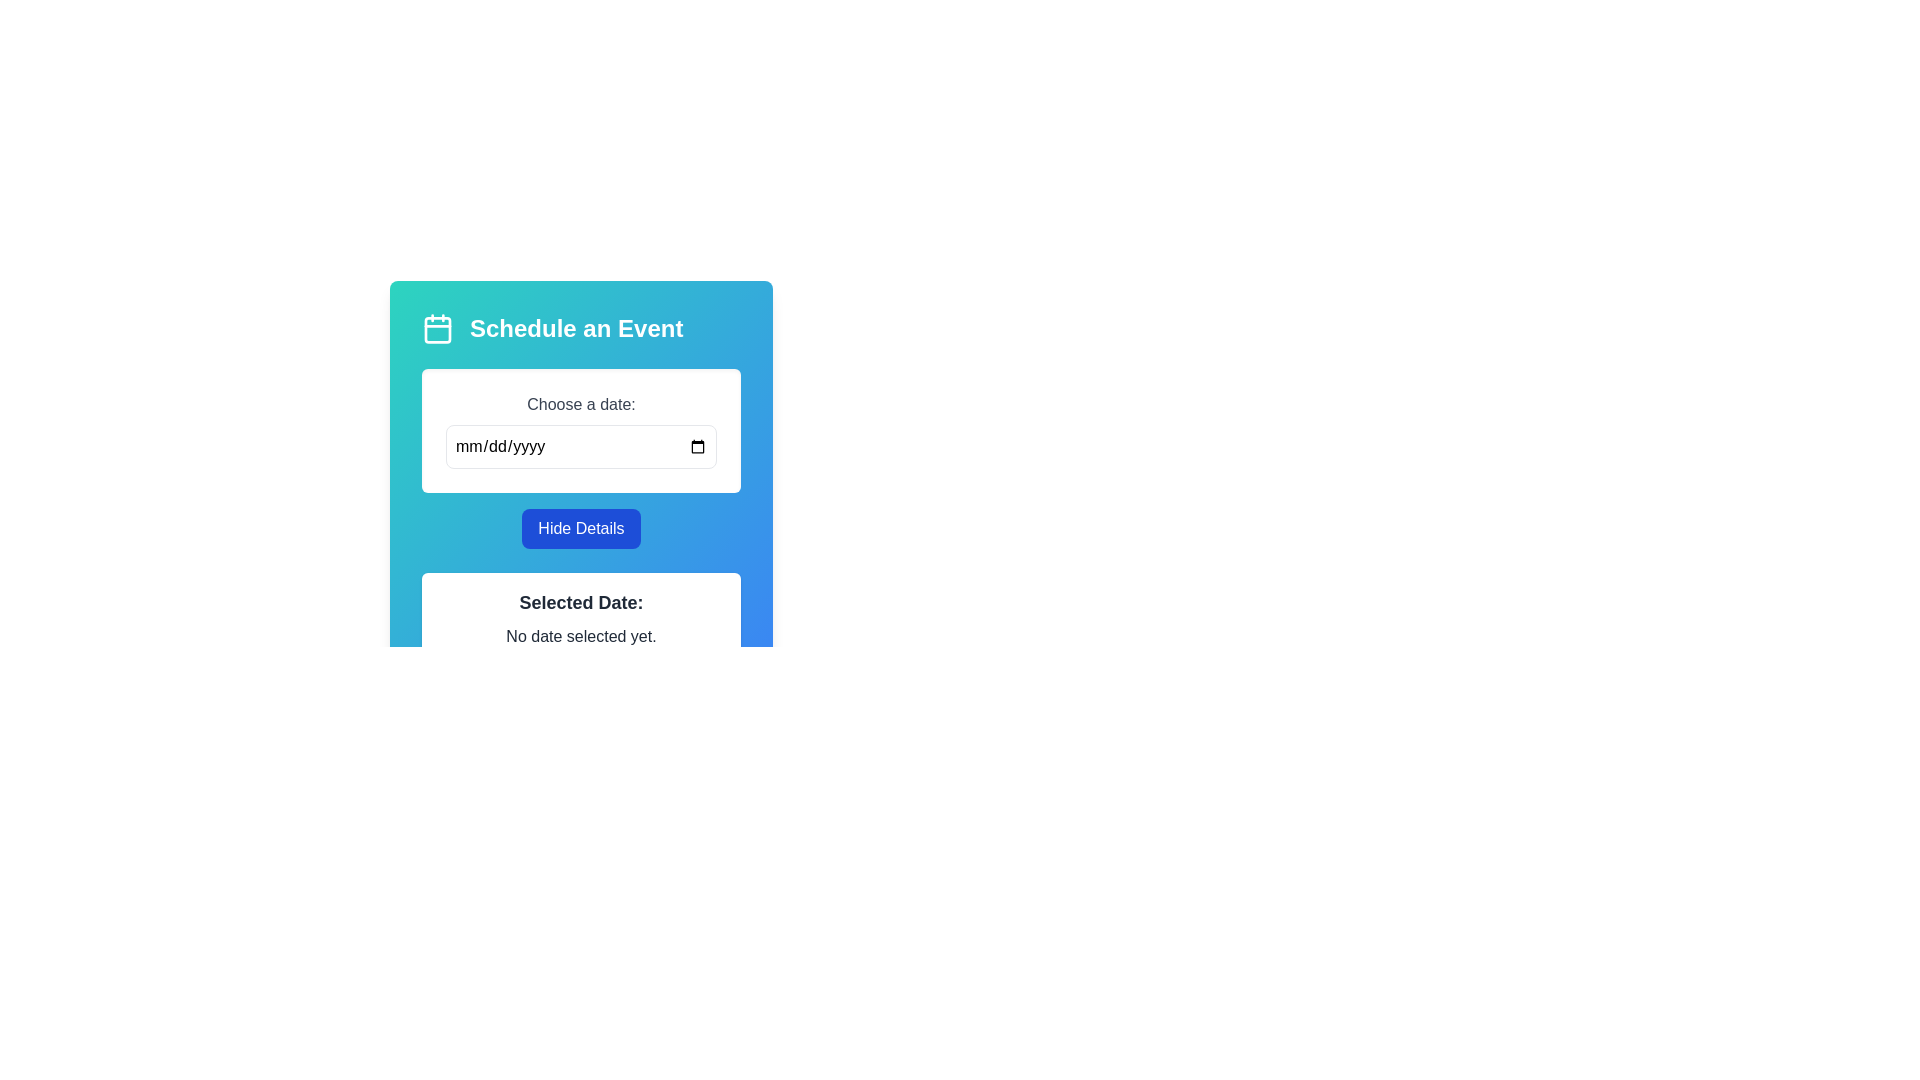 This screenshot has height=1080, width=1920. Describe the element at coordinates (580, 405) in the screenshot. I see `the text label that provides a descriptive prompt for the date input field located above it in a card-style layout` at that location.